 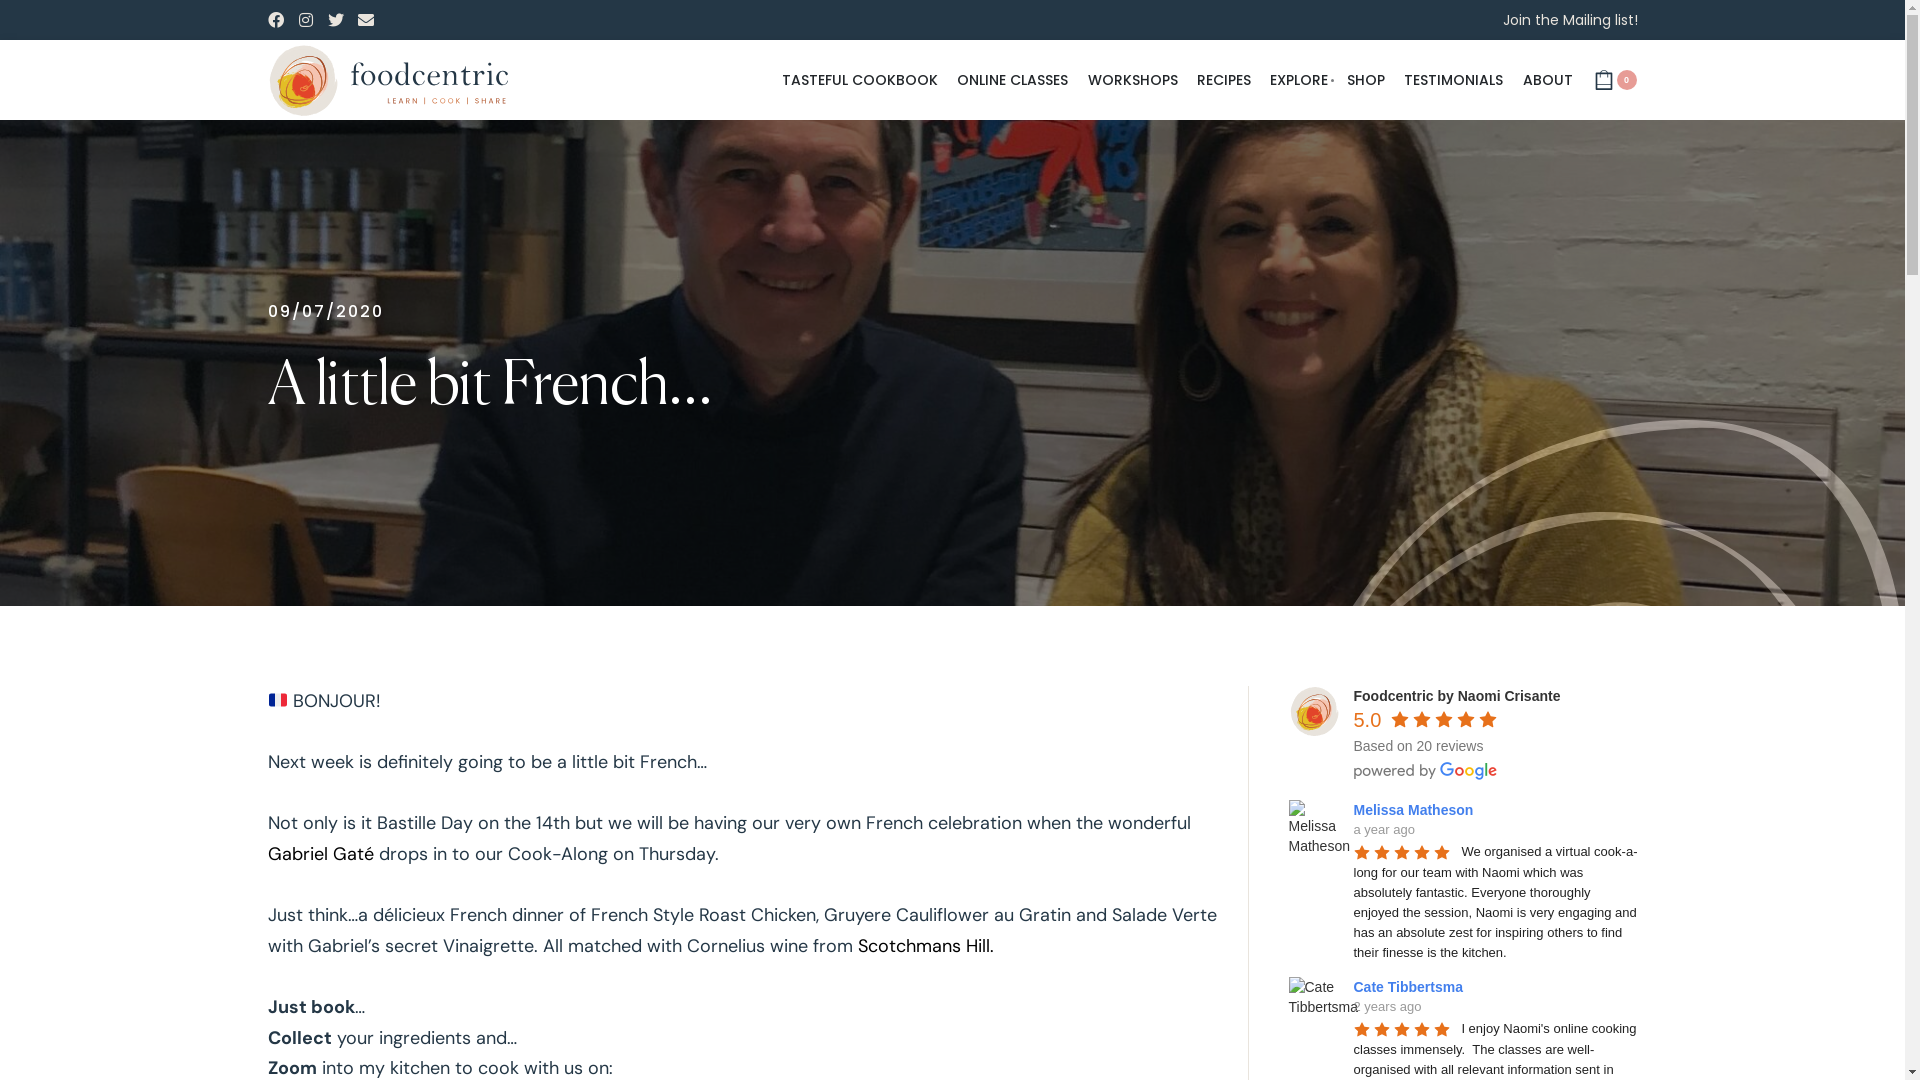 What do you see at coordinates (1365, 80) in the screenshot?
I see `'SHOP'` at bounding box center [1365, 80].